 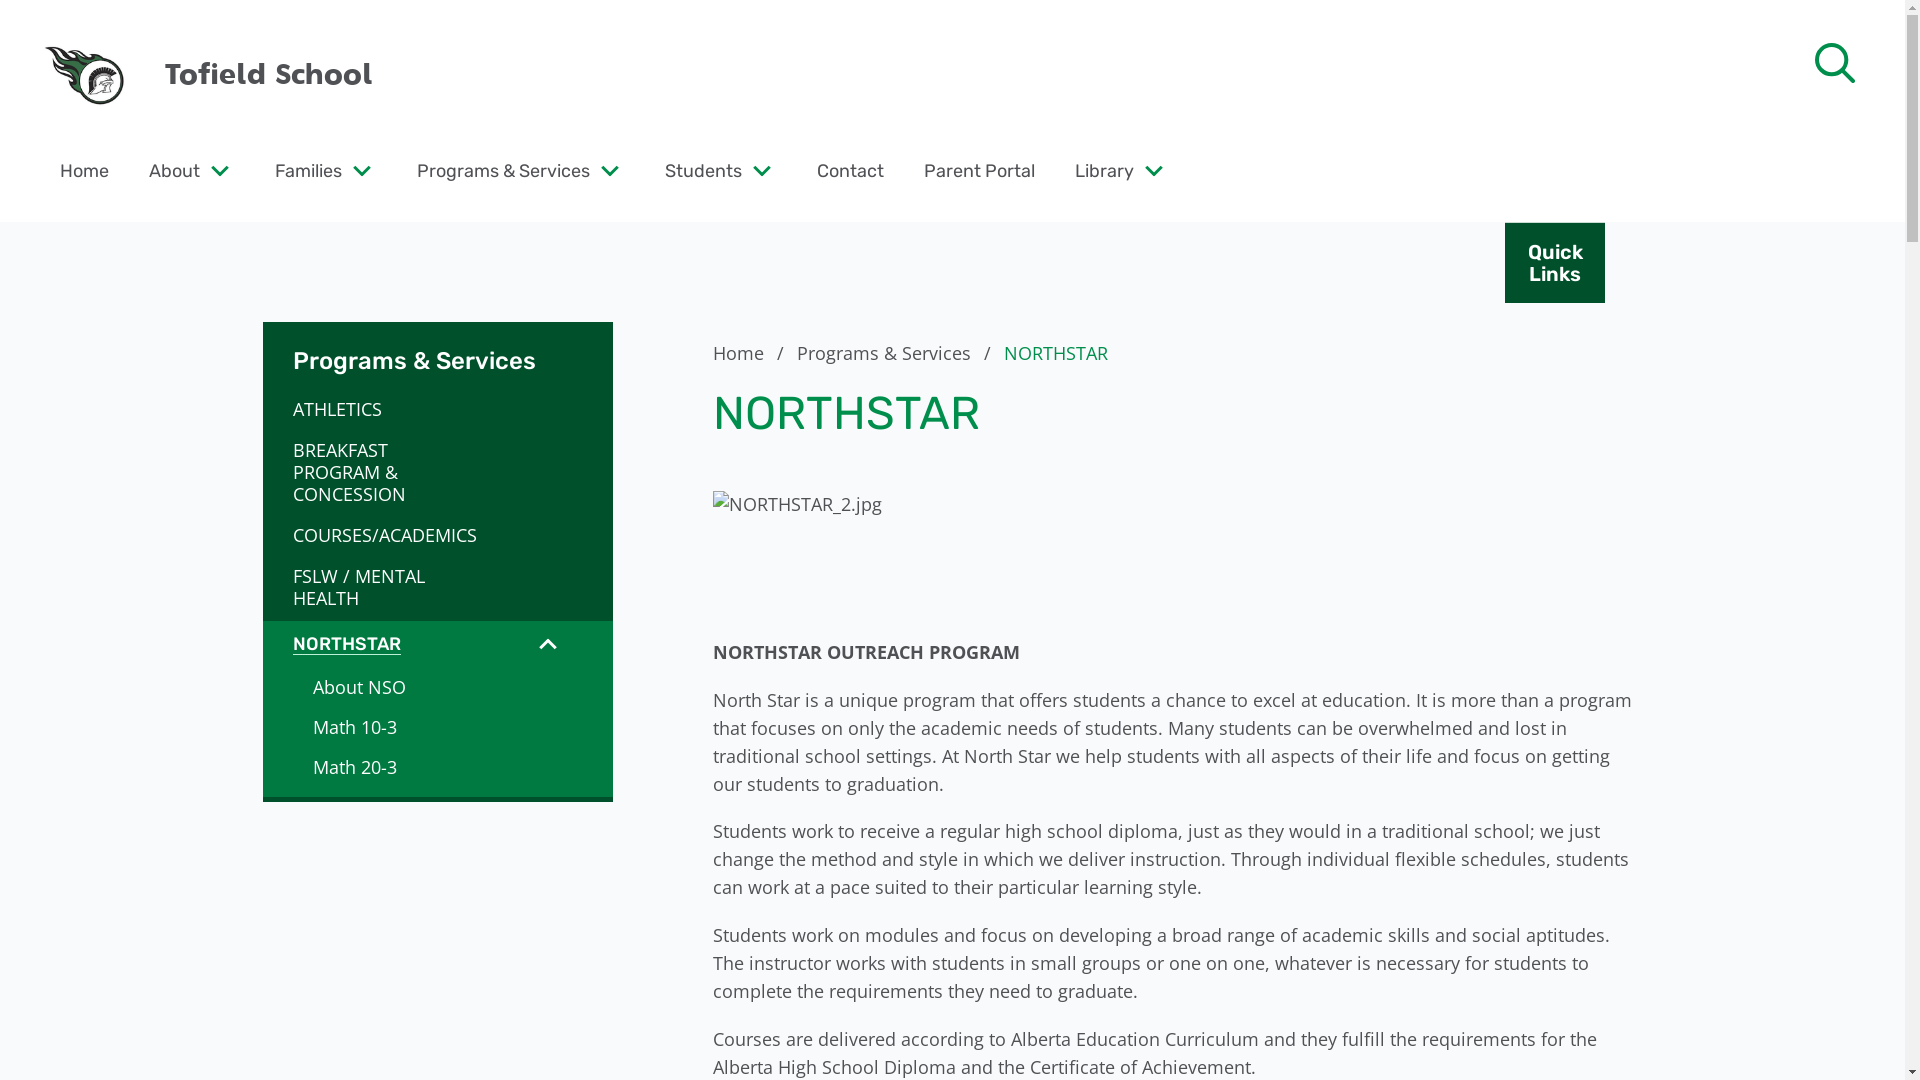 I want to click on 'Programs & Services', so click(x=795, y=352).